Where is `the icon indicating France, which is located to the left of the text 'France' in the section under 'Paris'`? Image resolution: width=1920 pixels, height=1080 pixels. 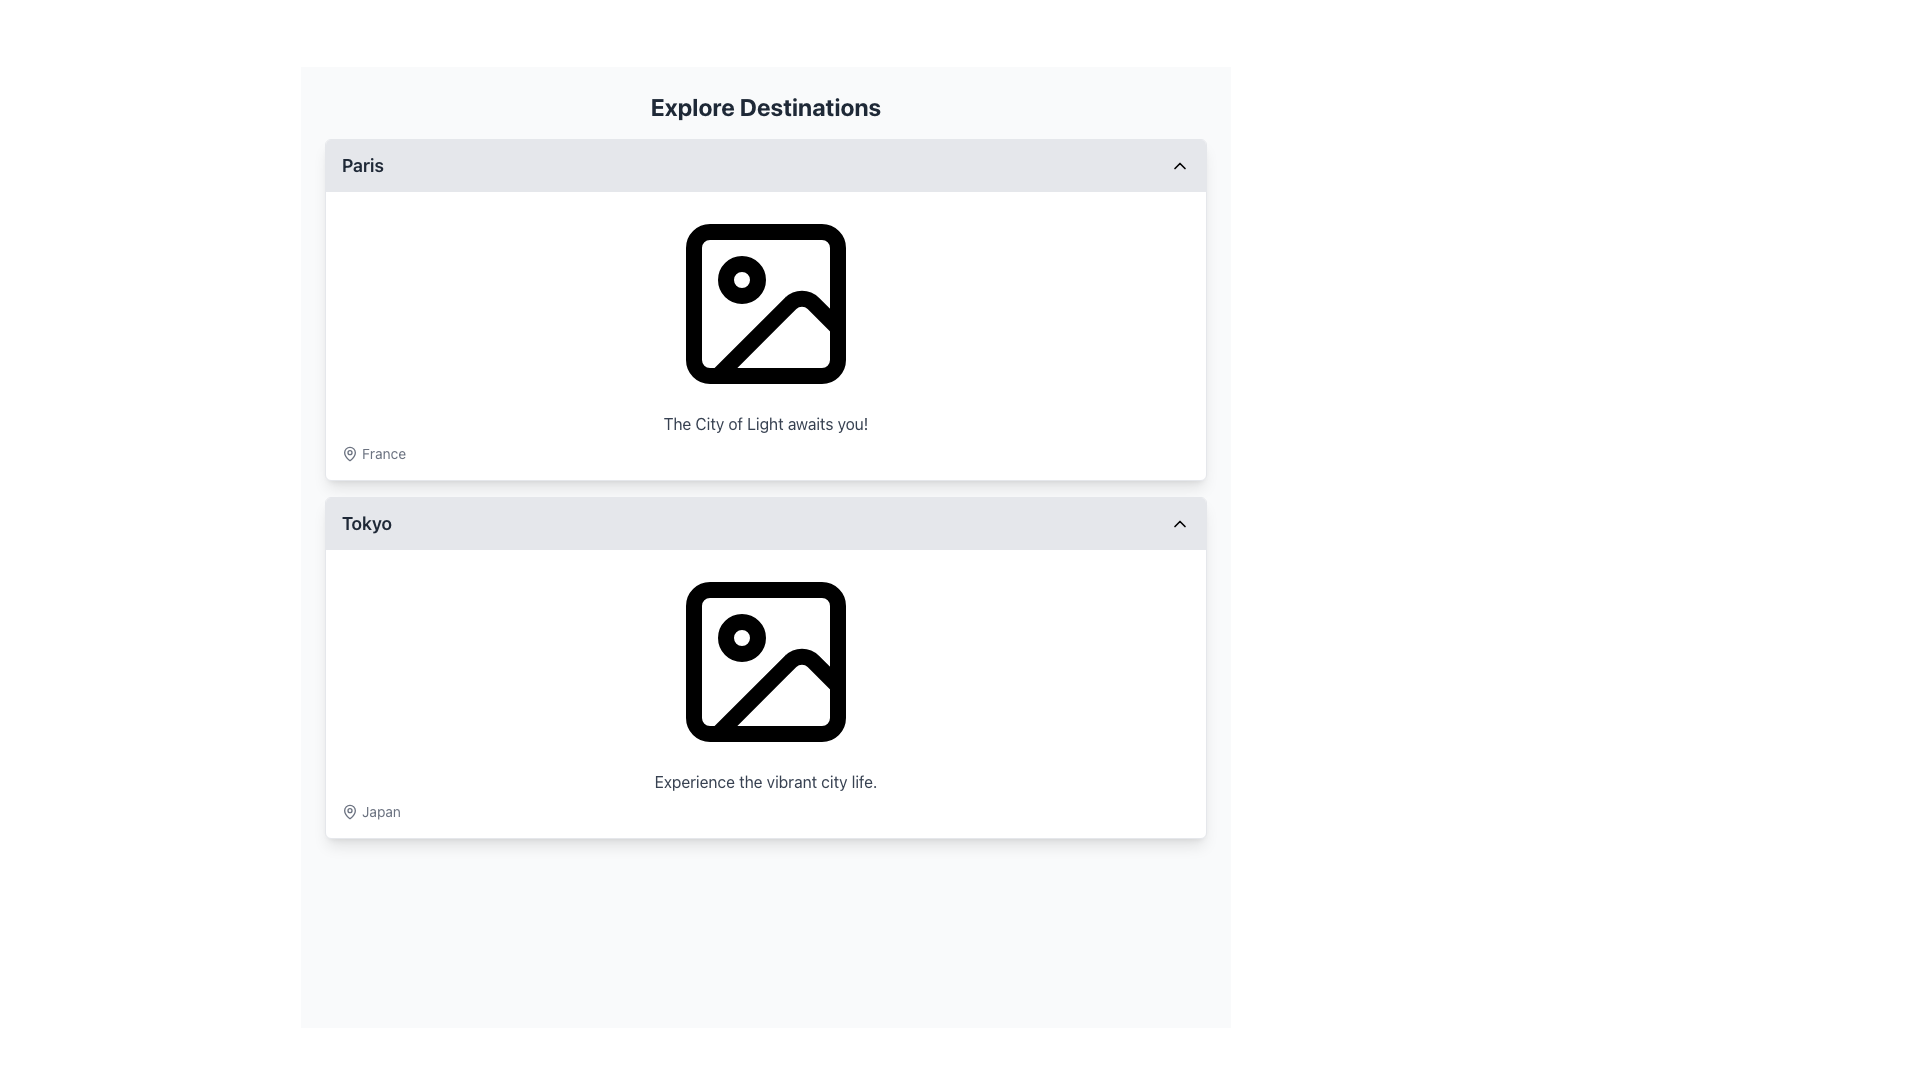 the icon indicating France, which is located to the left of the text 'France' in the section under 'Paris' is located at coordinates (350, 454).